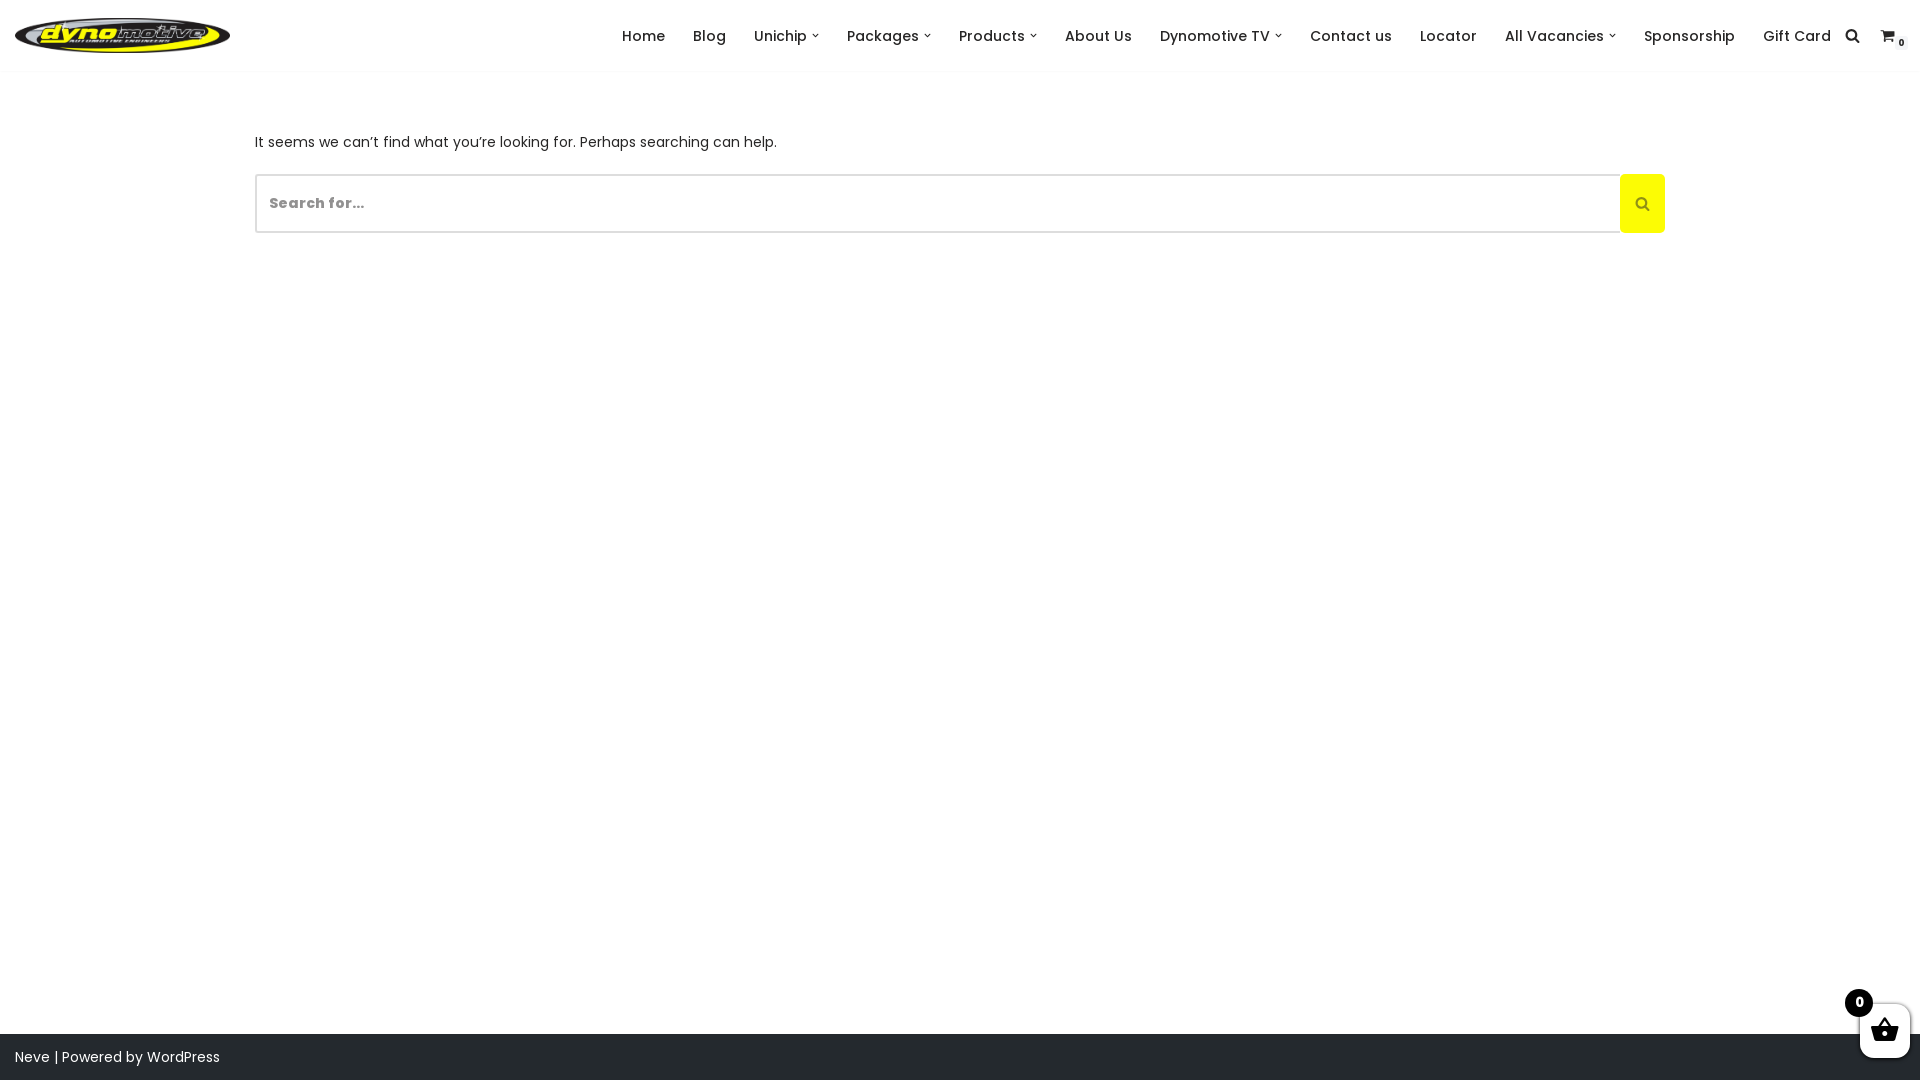  Describe the element at coordinates (1796, 35) in the screenshot. I see `'Gift Card'` at that location.